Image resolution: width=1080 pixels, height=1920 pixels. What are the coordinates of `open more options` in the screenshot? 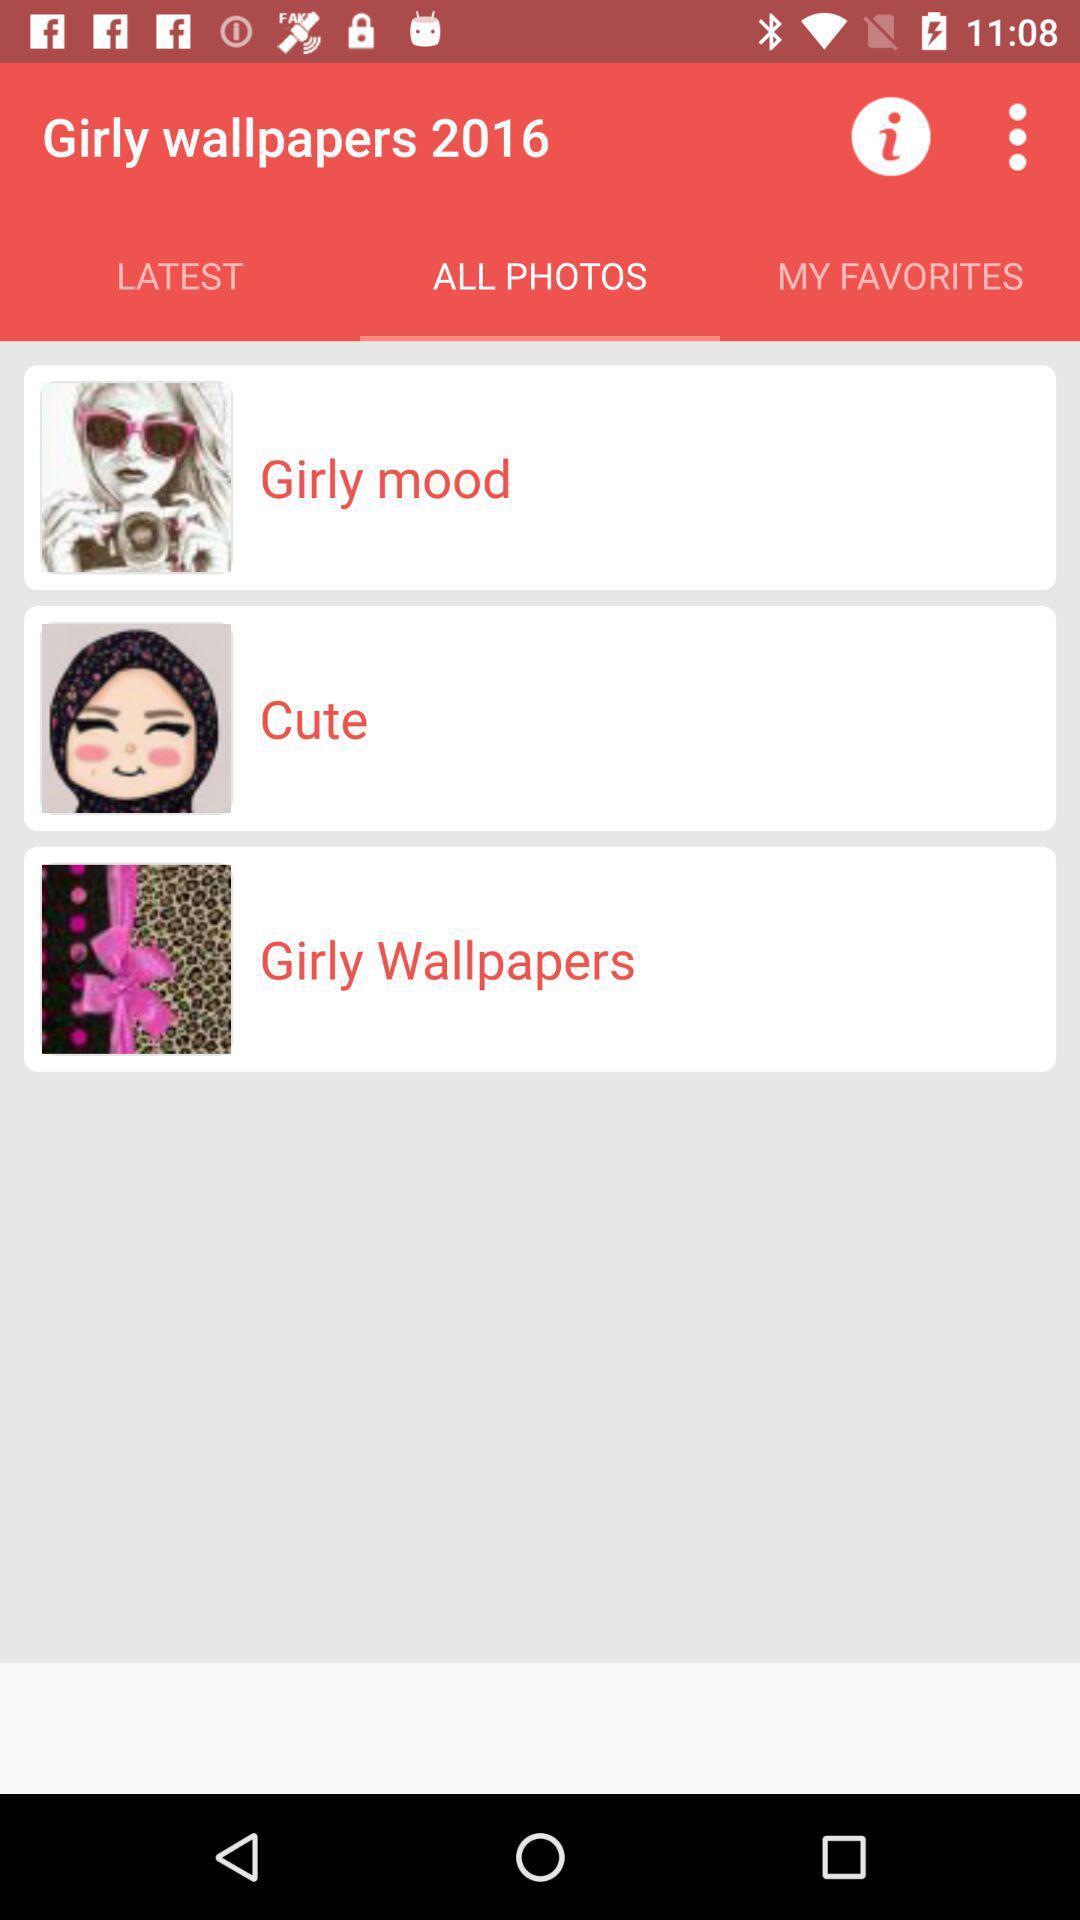 It's located at (1017, 135).